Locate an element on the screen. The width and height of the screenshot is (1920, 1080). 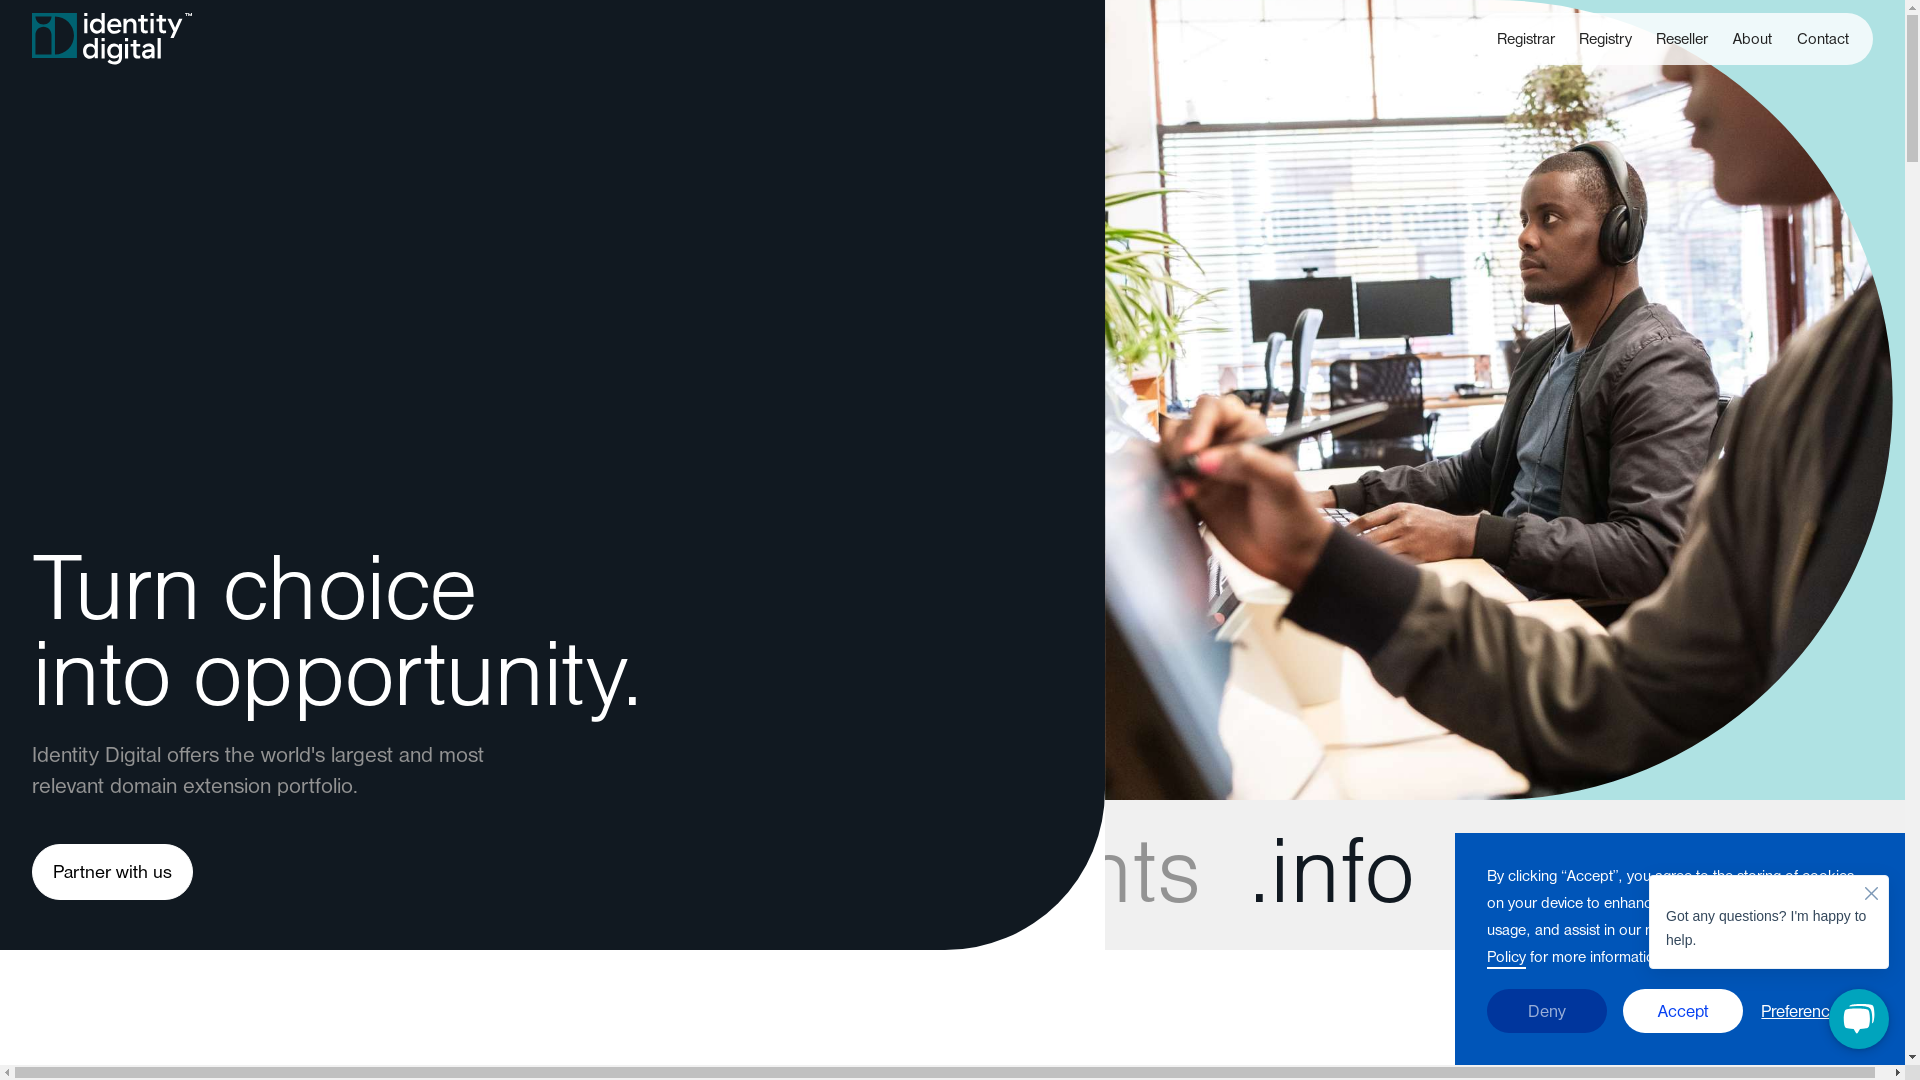
'Partner with us' is located at coordinates (111, 870).